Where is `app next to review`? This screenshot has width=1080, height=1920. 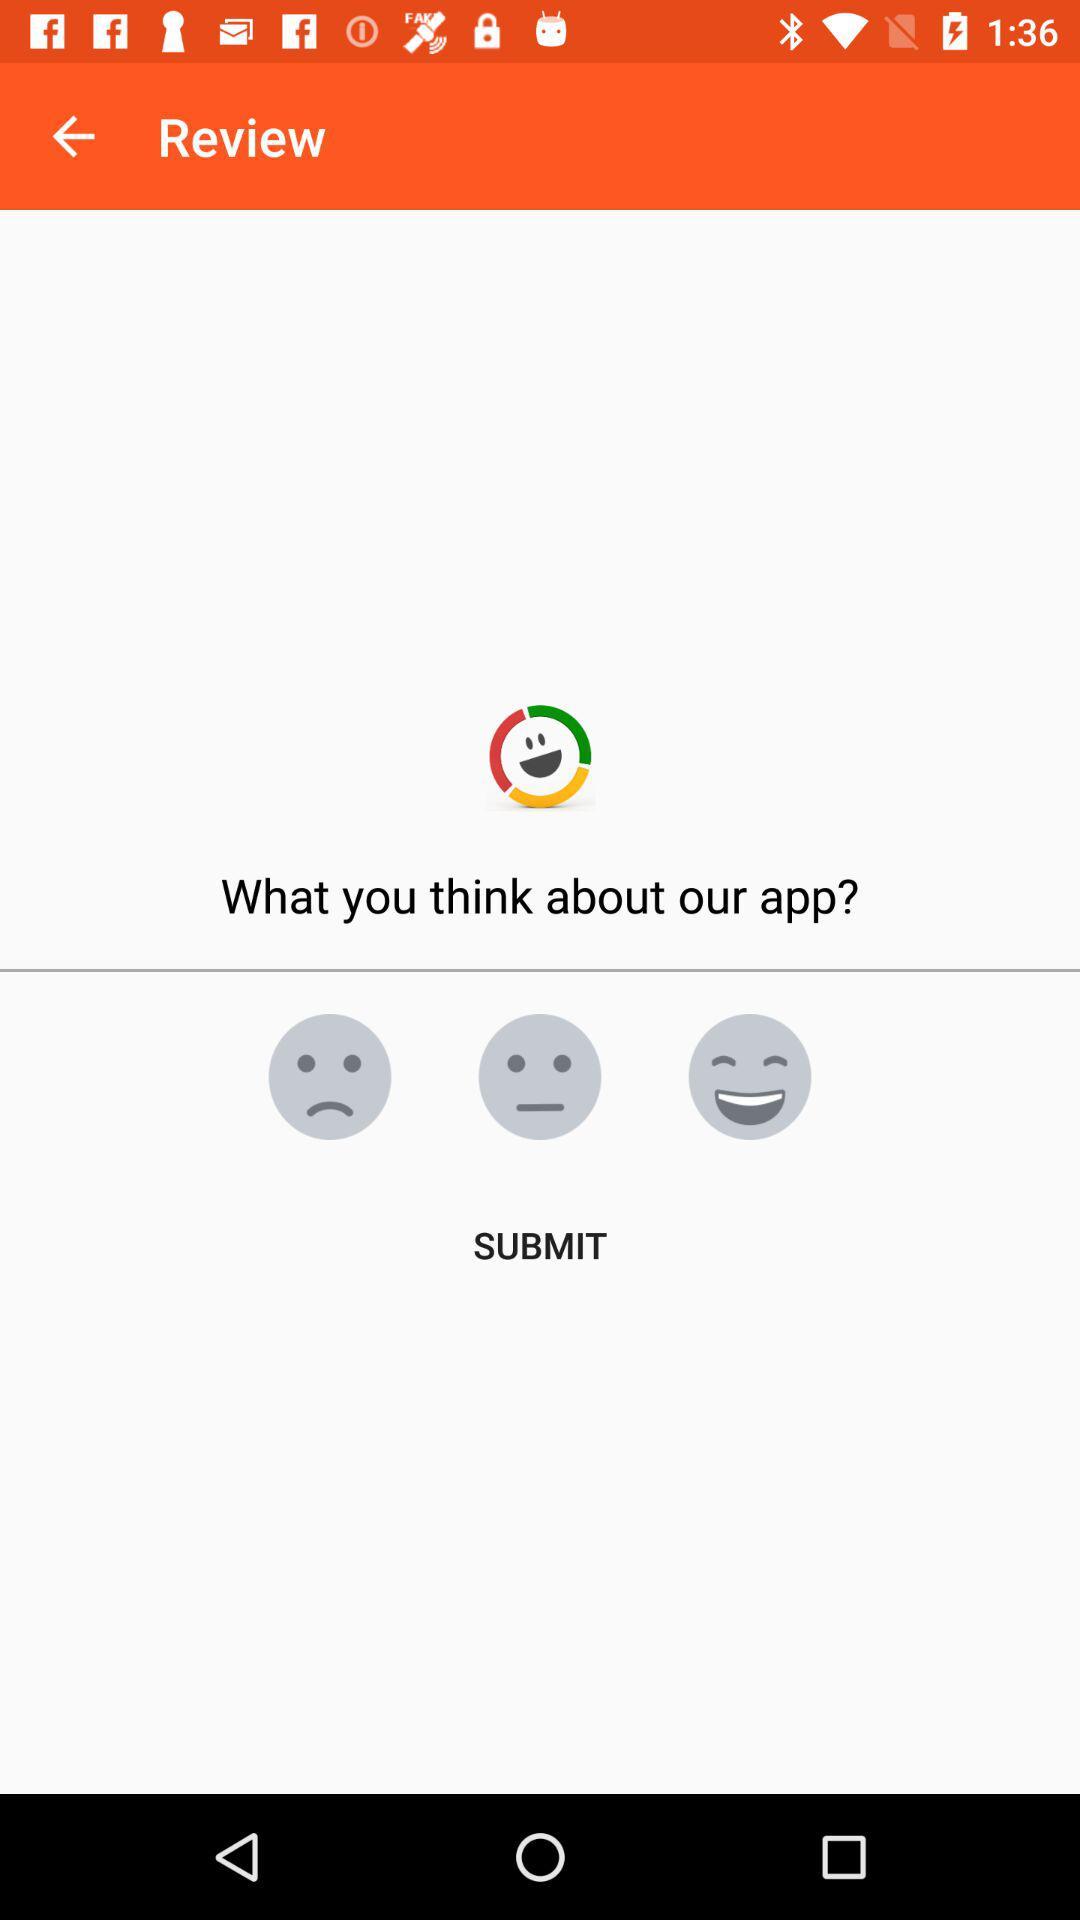
app next to review is located at coordinates (72, 135).